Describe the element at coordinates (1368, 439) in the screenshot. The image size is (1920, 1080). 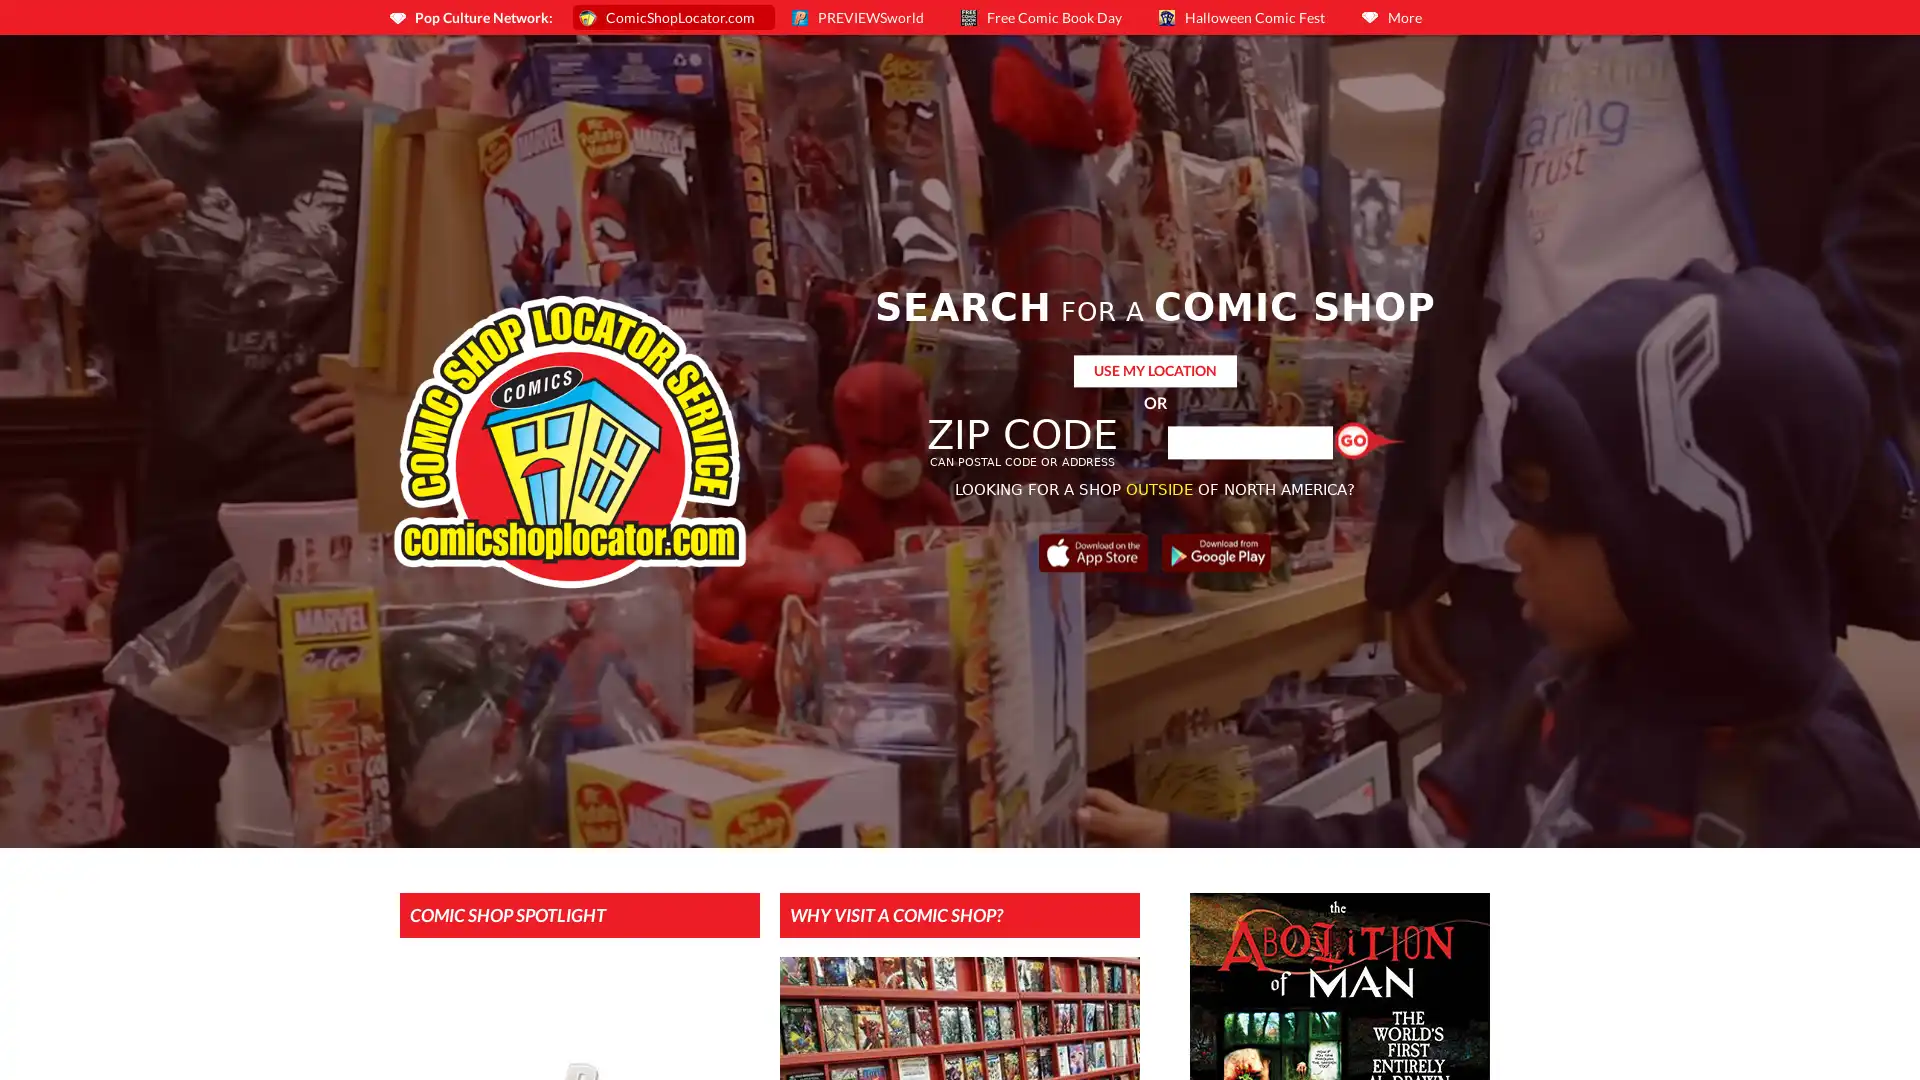
I see `Find a Shop!` at that location.